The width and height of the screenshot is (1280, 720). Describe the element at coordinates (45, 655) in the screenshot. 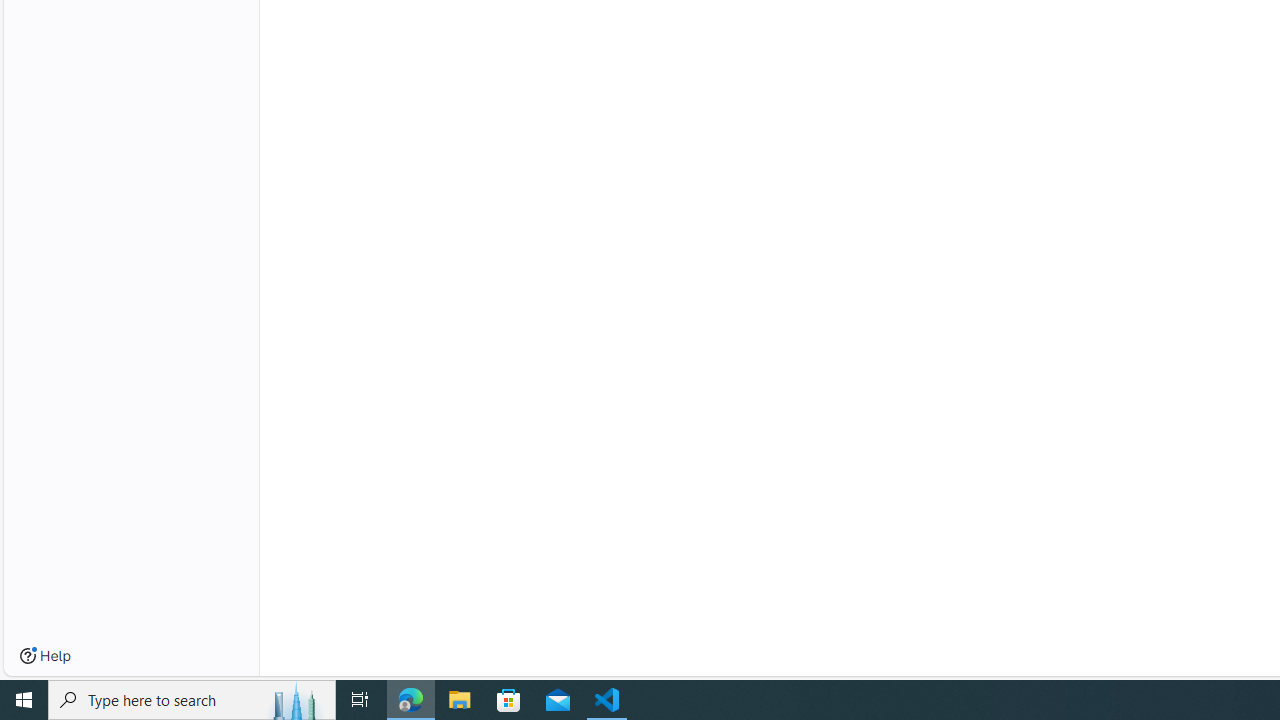

I see `'Help'` at that location.